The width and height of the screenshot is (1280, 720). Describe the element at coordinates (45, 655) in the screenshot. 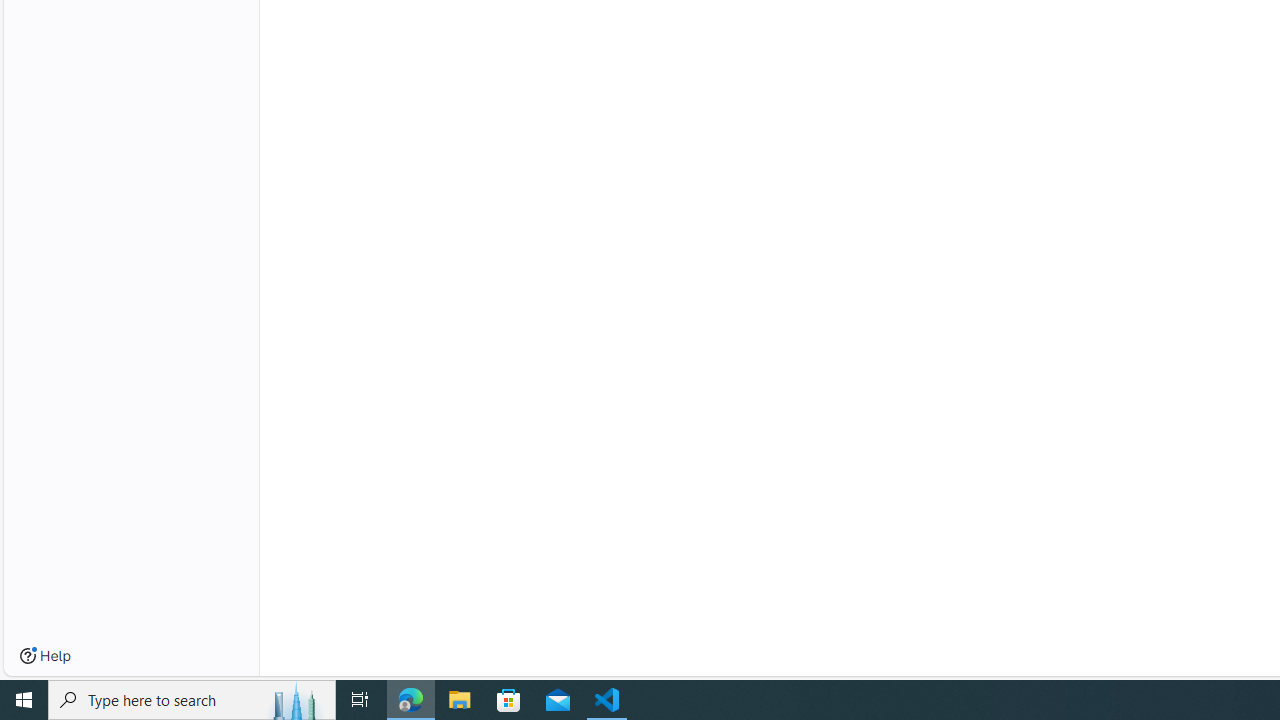

I see `'Help'` at that location.